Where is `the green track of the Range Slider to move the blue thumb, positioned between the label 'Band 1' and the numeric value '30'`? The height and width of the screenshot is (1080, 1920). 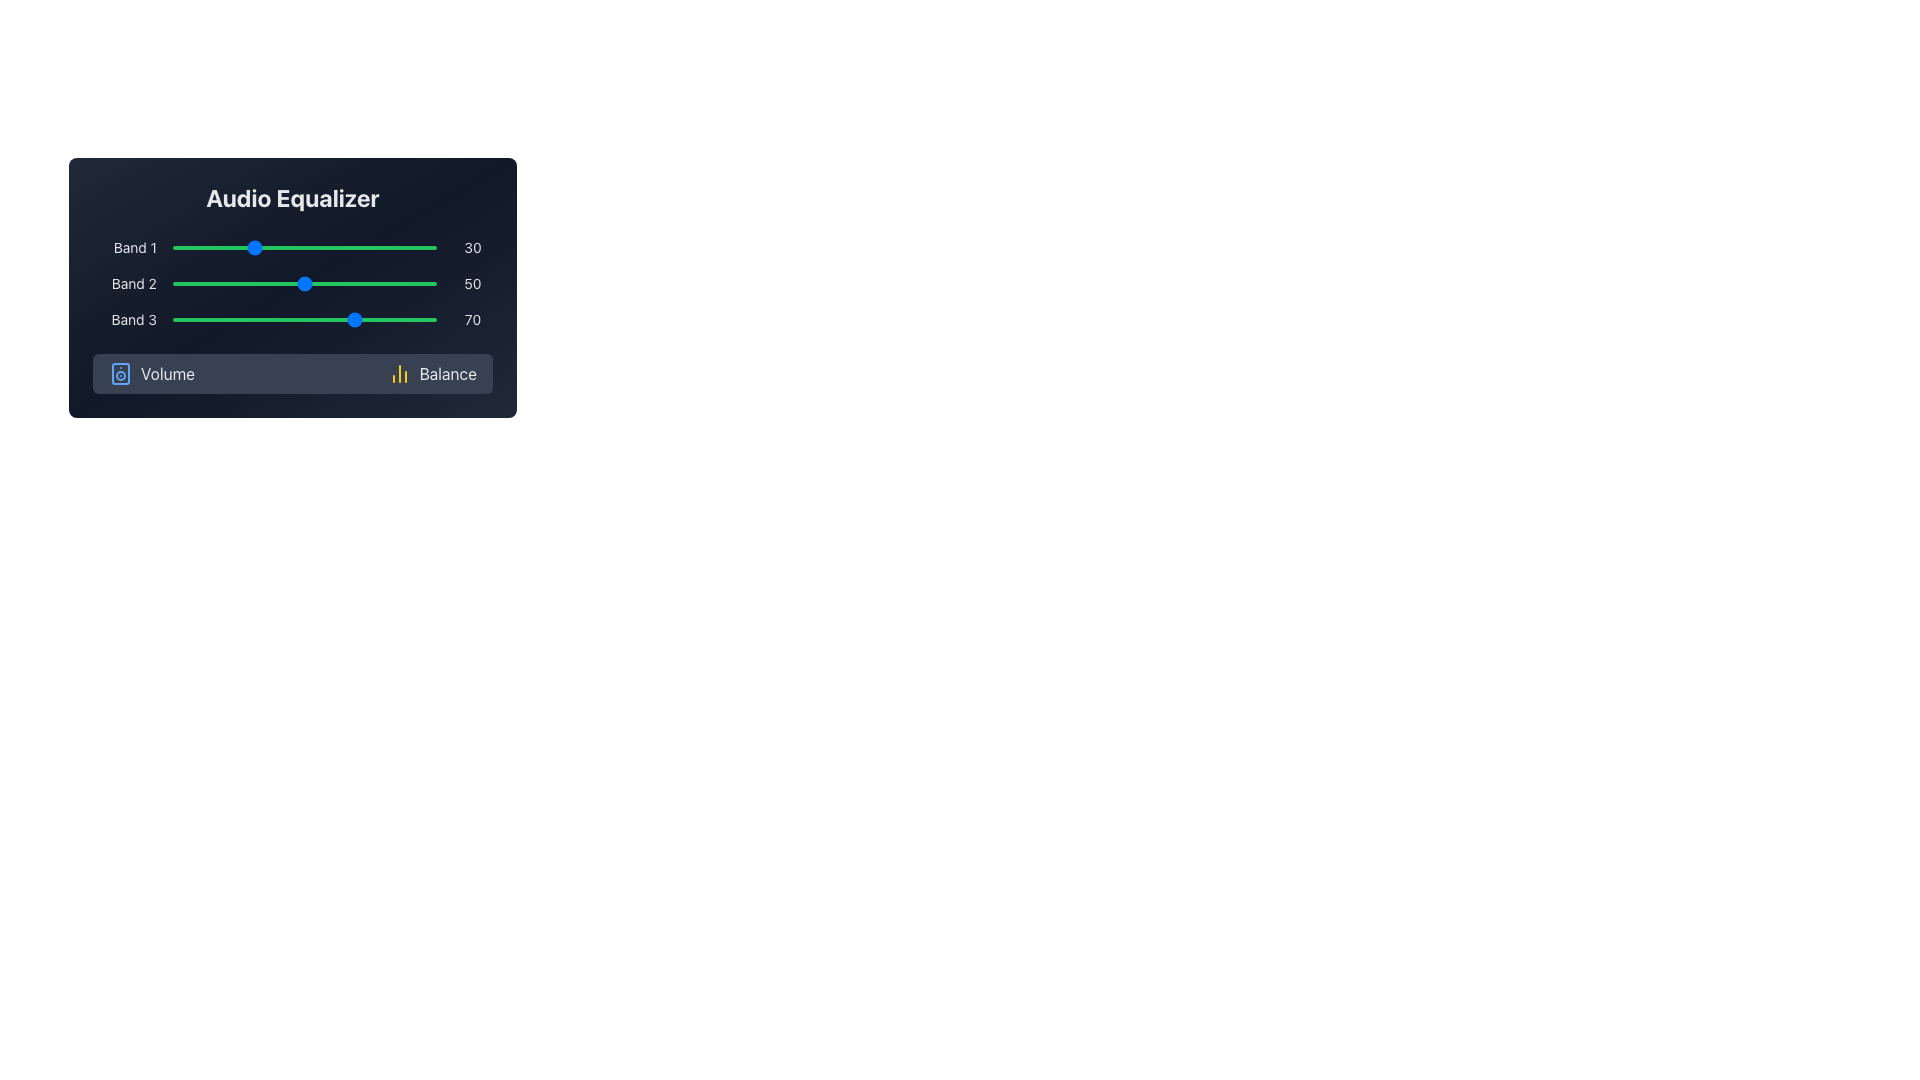
the green track of the Range Slider to move the blue thumb, positioned between the label 'Band 1' and the numeric value '30' is located at coordinates (304, 246).